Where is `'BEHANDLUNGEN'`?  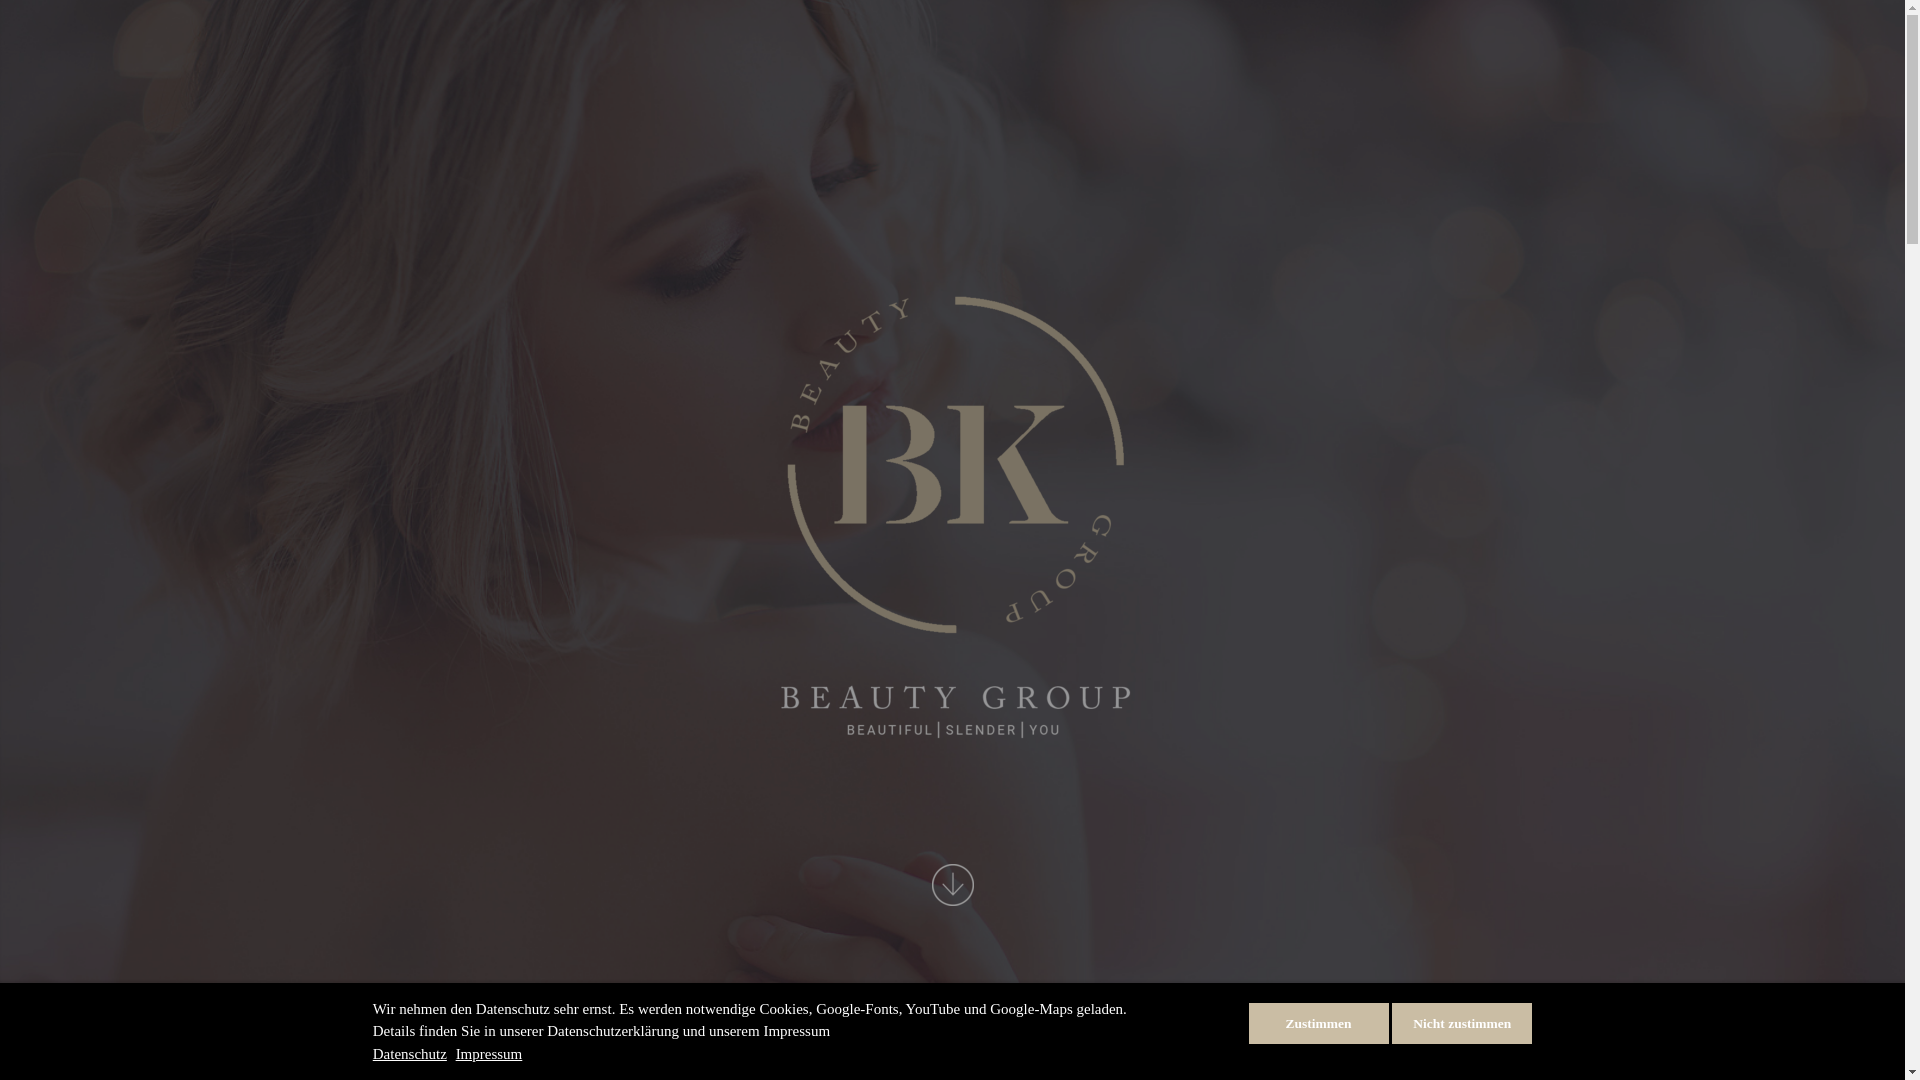 'BEHANDLUNGEN' is located at coordinates (1435, 643).